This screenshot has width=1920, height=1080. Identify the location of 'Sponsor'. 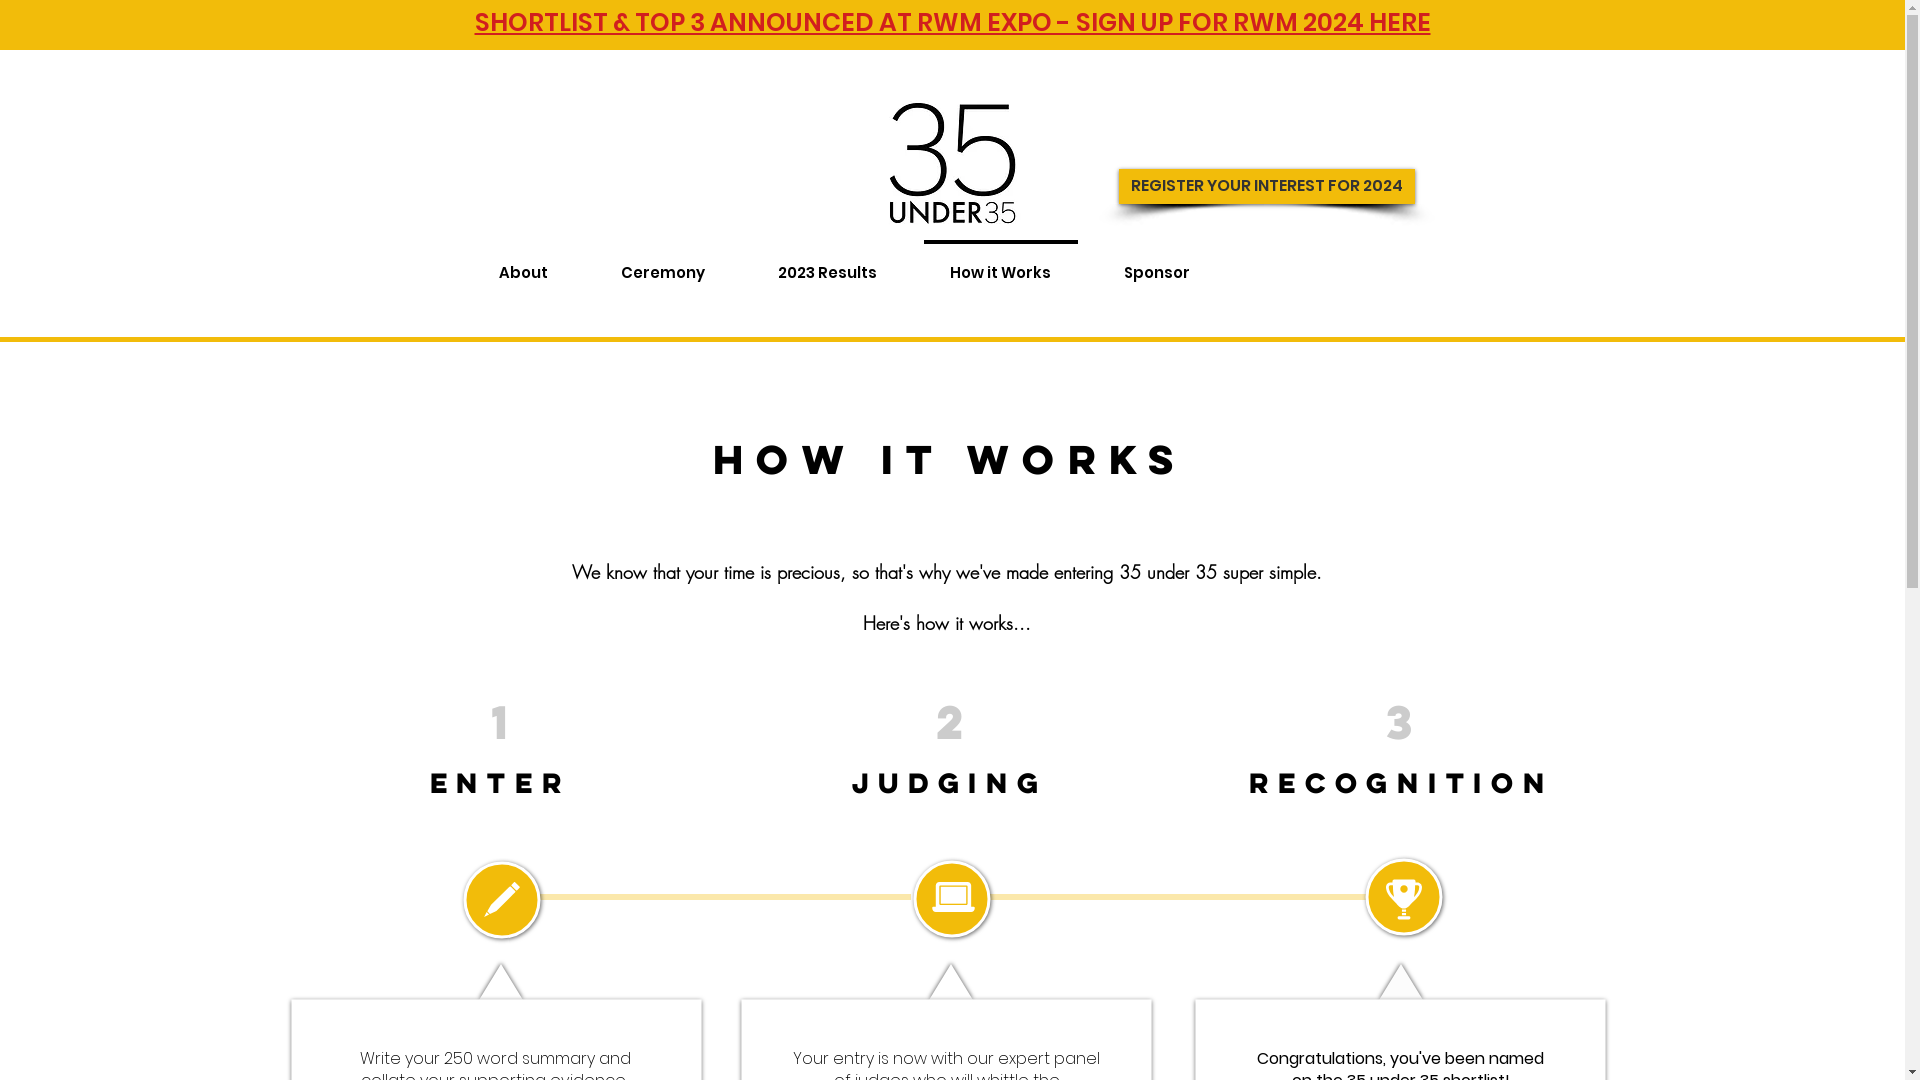
(1156, 262).